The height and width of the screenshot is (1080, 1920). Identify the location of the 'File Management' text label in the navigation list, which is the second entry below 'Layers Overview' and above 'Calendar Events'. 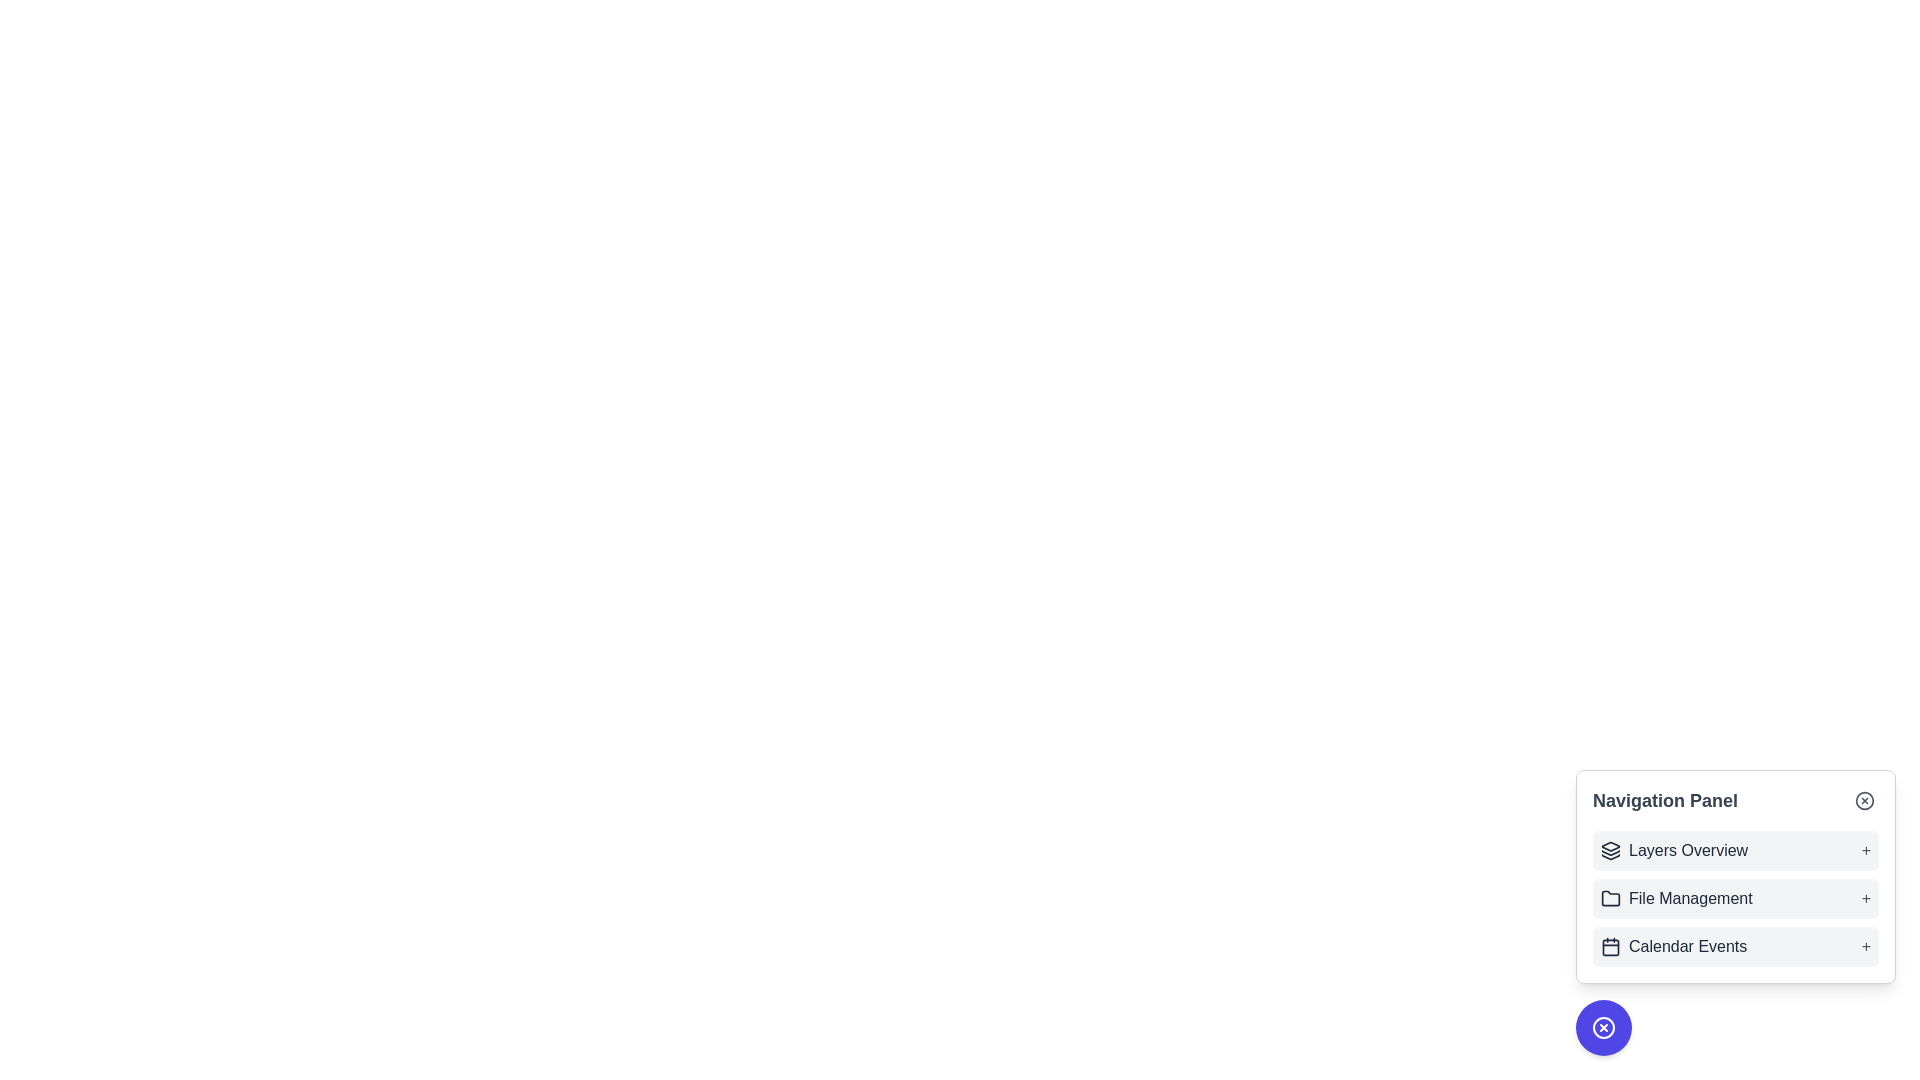
(1689, 897).